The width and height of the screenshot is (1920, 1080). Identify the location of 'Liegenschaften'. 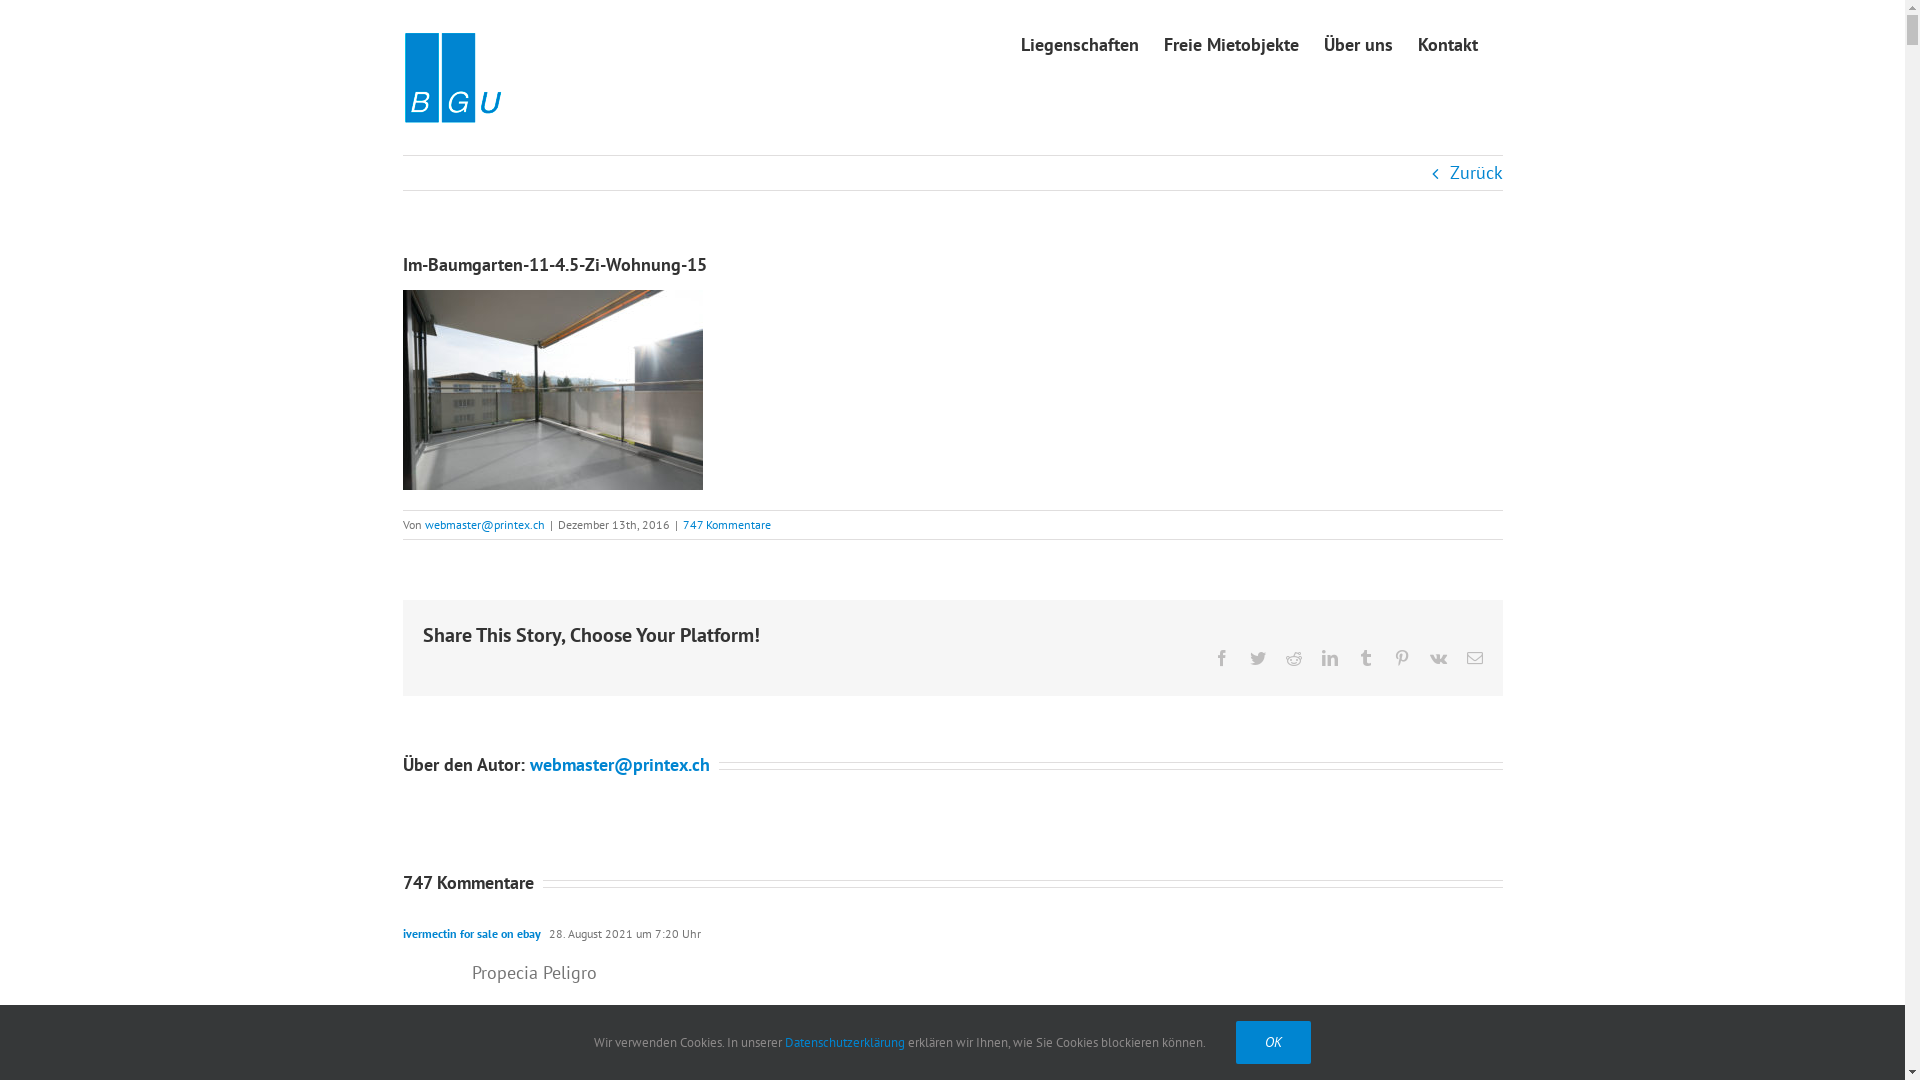
(1078, 42).